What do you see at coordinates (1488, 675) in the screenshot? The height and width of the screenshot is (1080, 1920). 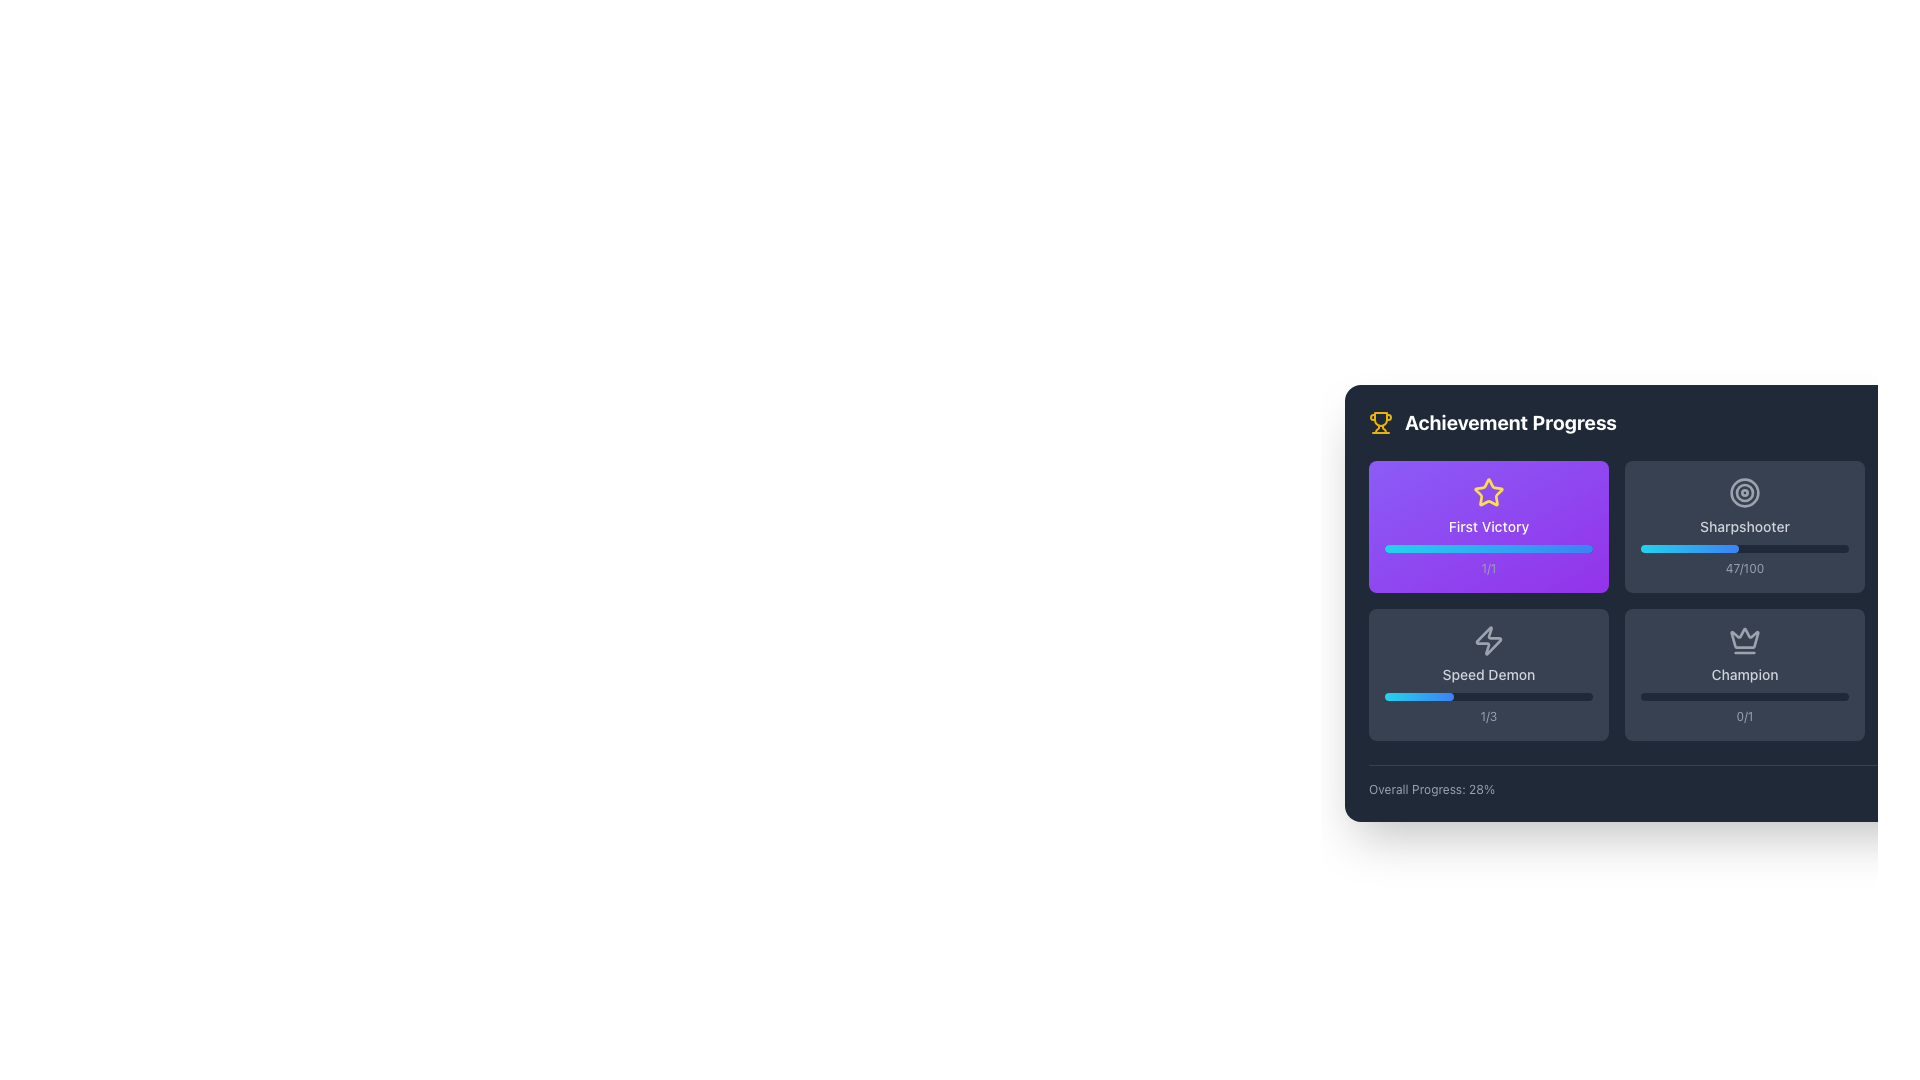 I see `the text label displaying 'Speed Demon', which is located within the achievement tracker section, positioned between a lightning bolt icon and a progress bar` at bounding box center [1488, 675].